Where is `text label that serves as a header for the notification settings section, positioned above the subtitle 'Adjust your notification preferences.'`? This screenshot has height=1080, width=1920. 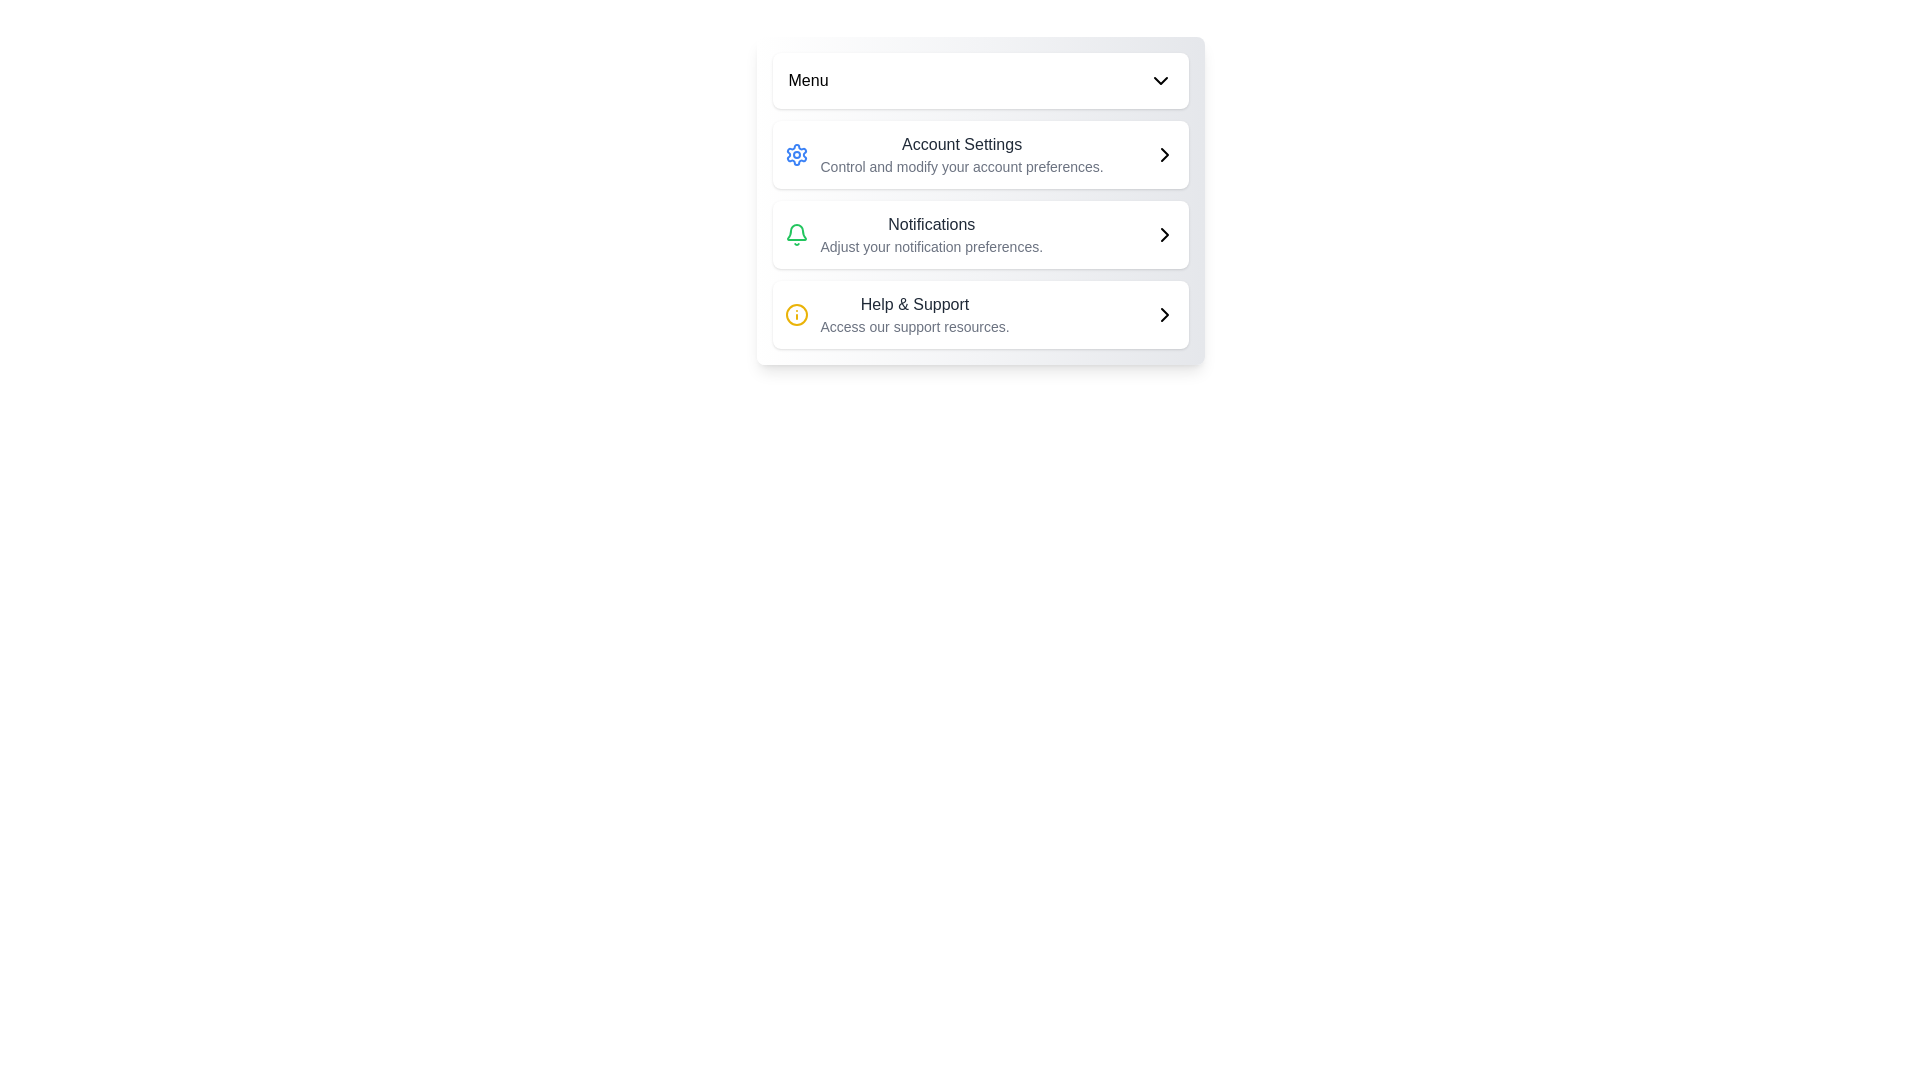 text label that serves as a header for the notification settings section, positioned above the subtitle 'Adjust your notification preferences.' is located at coordinates (930, 224).